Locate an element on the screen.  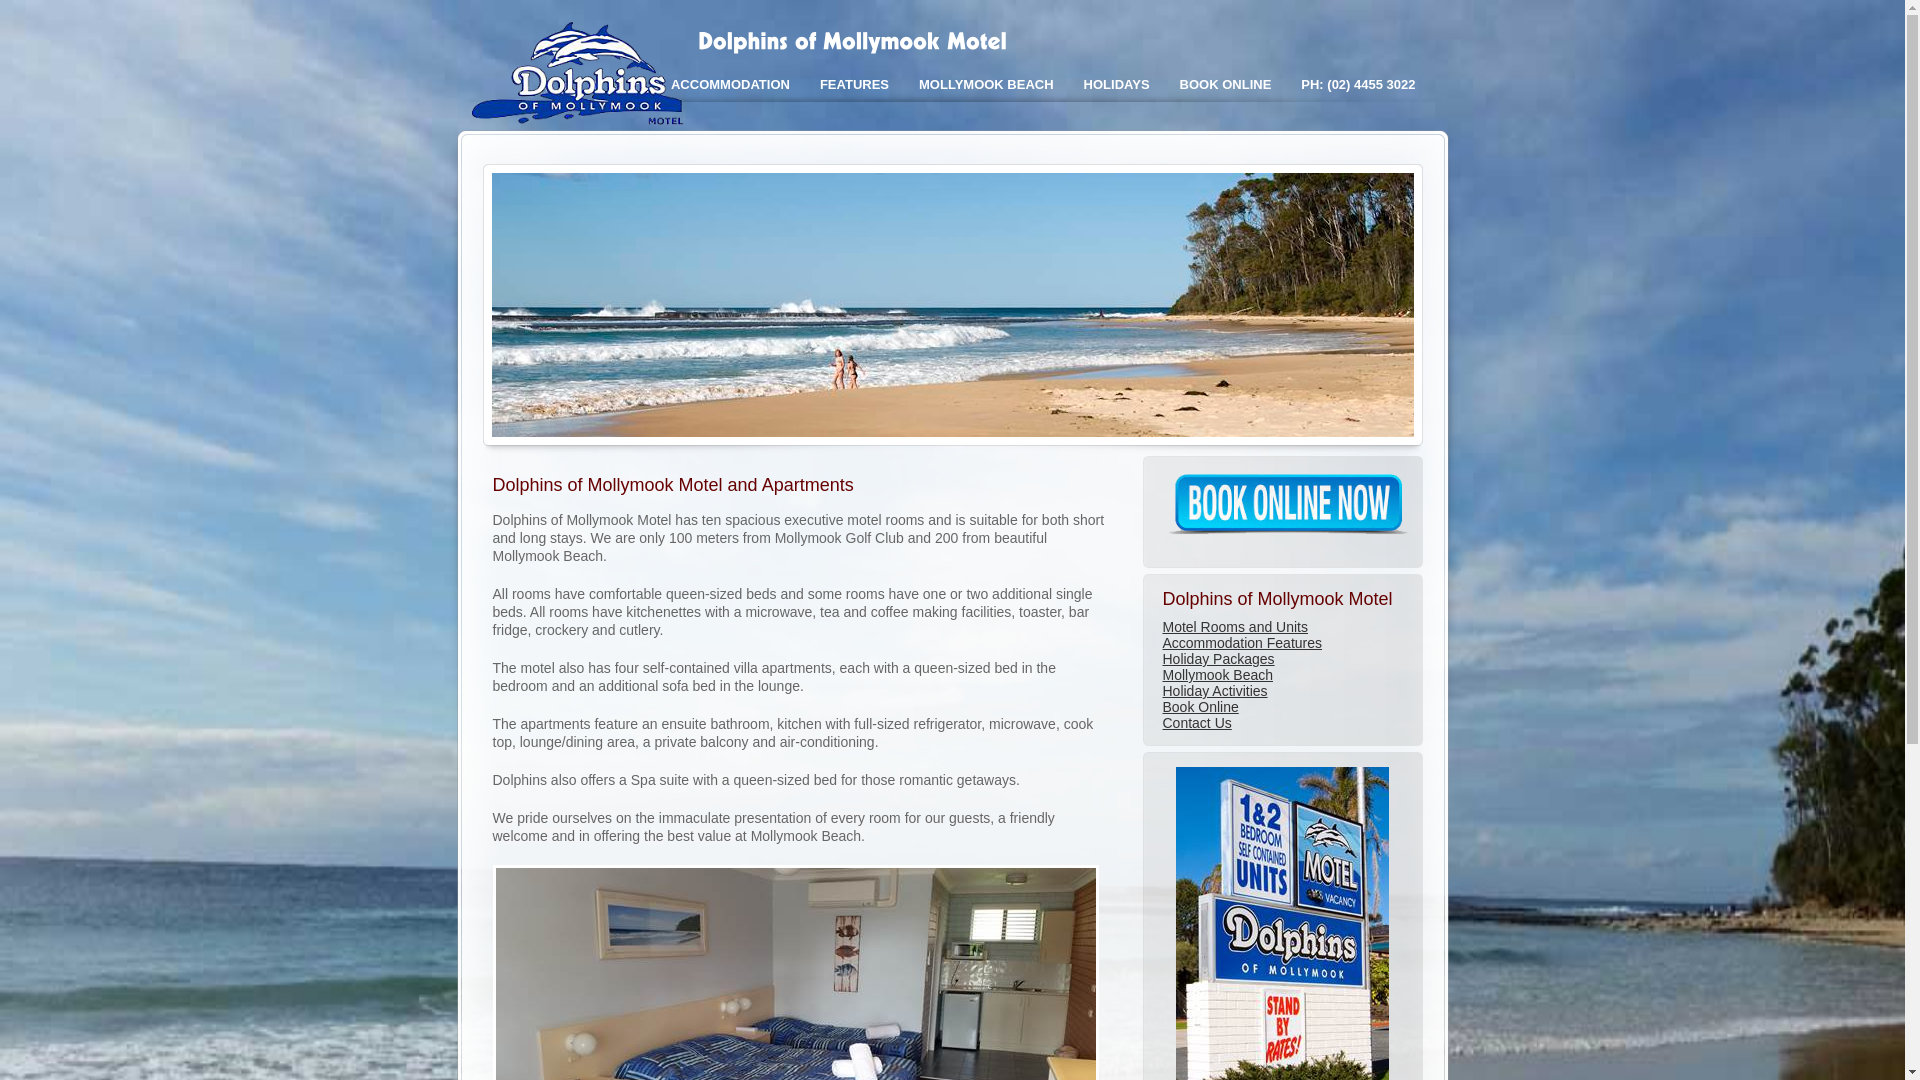
'HOLIDAYS' is located at coordinates (1068, 83).